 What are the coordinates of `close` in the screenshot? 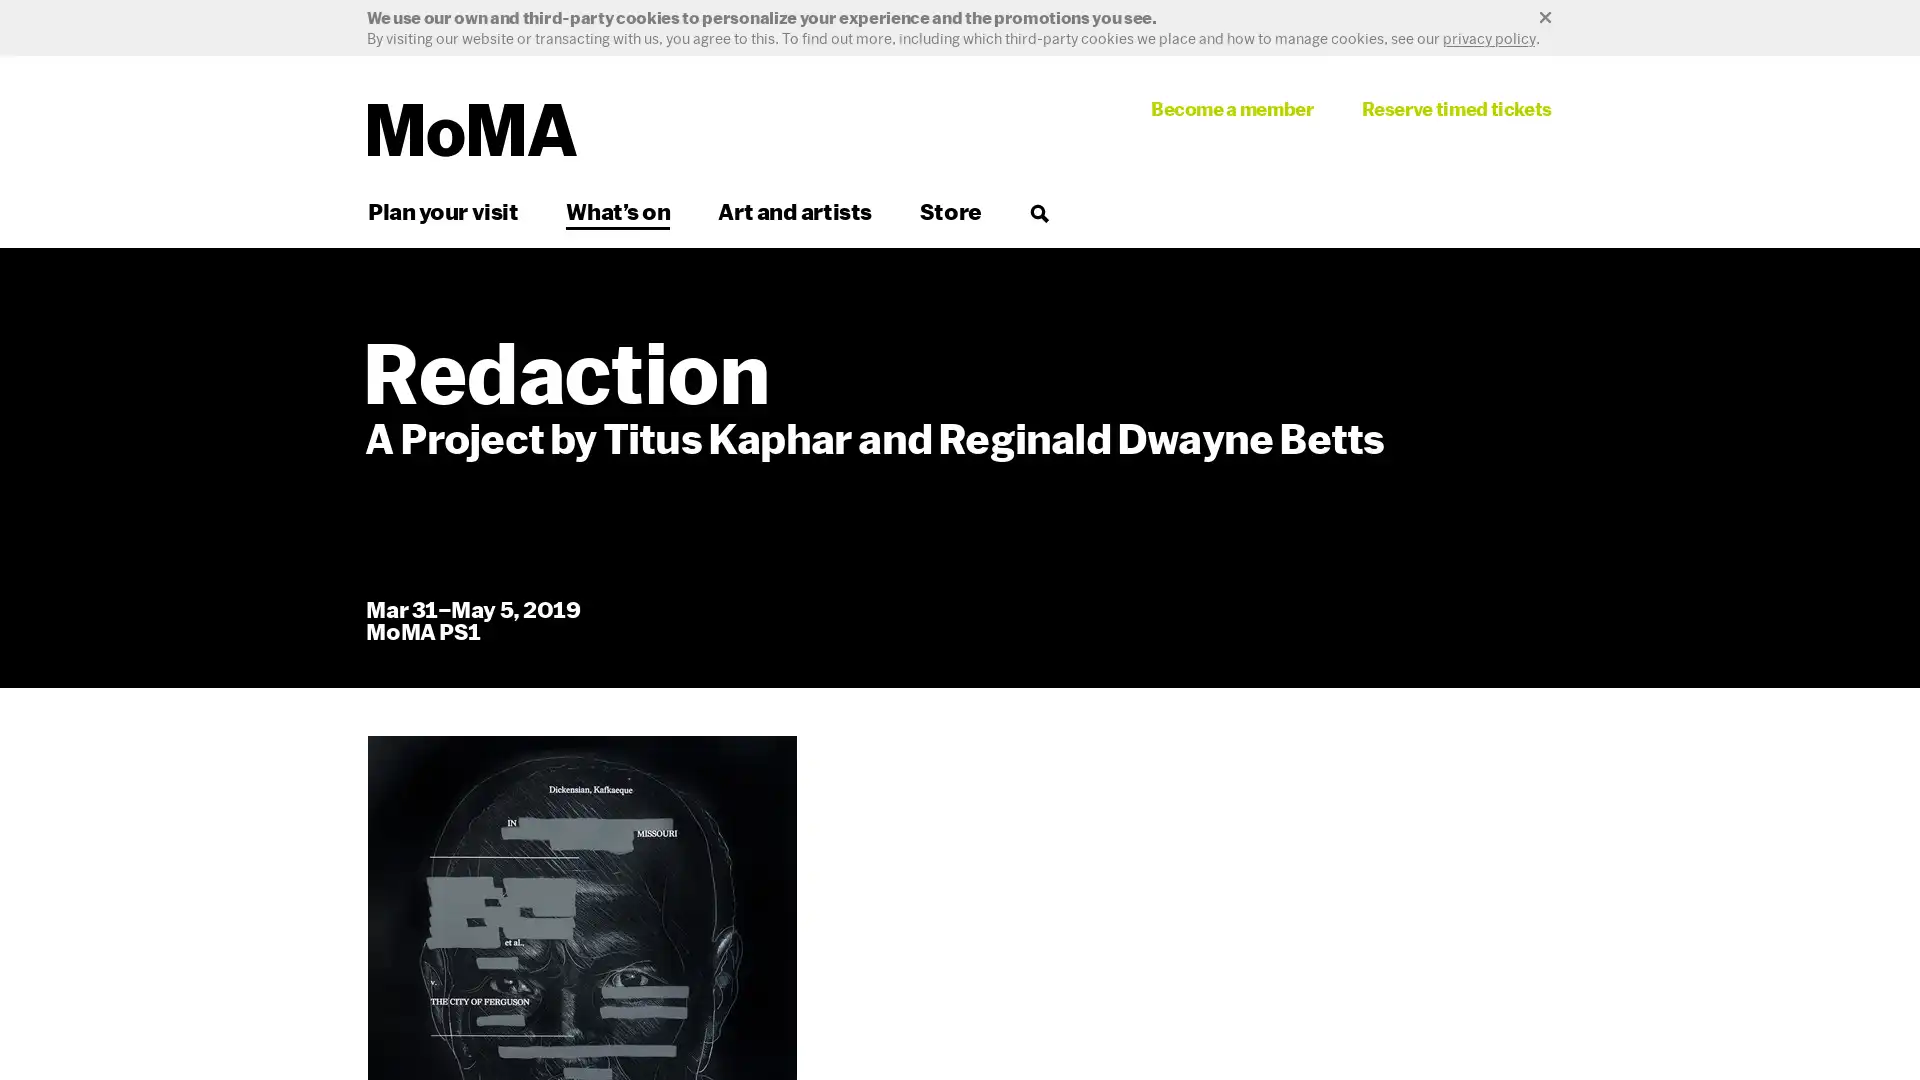 It's located at (960, 18).